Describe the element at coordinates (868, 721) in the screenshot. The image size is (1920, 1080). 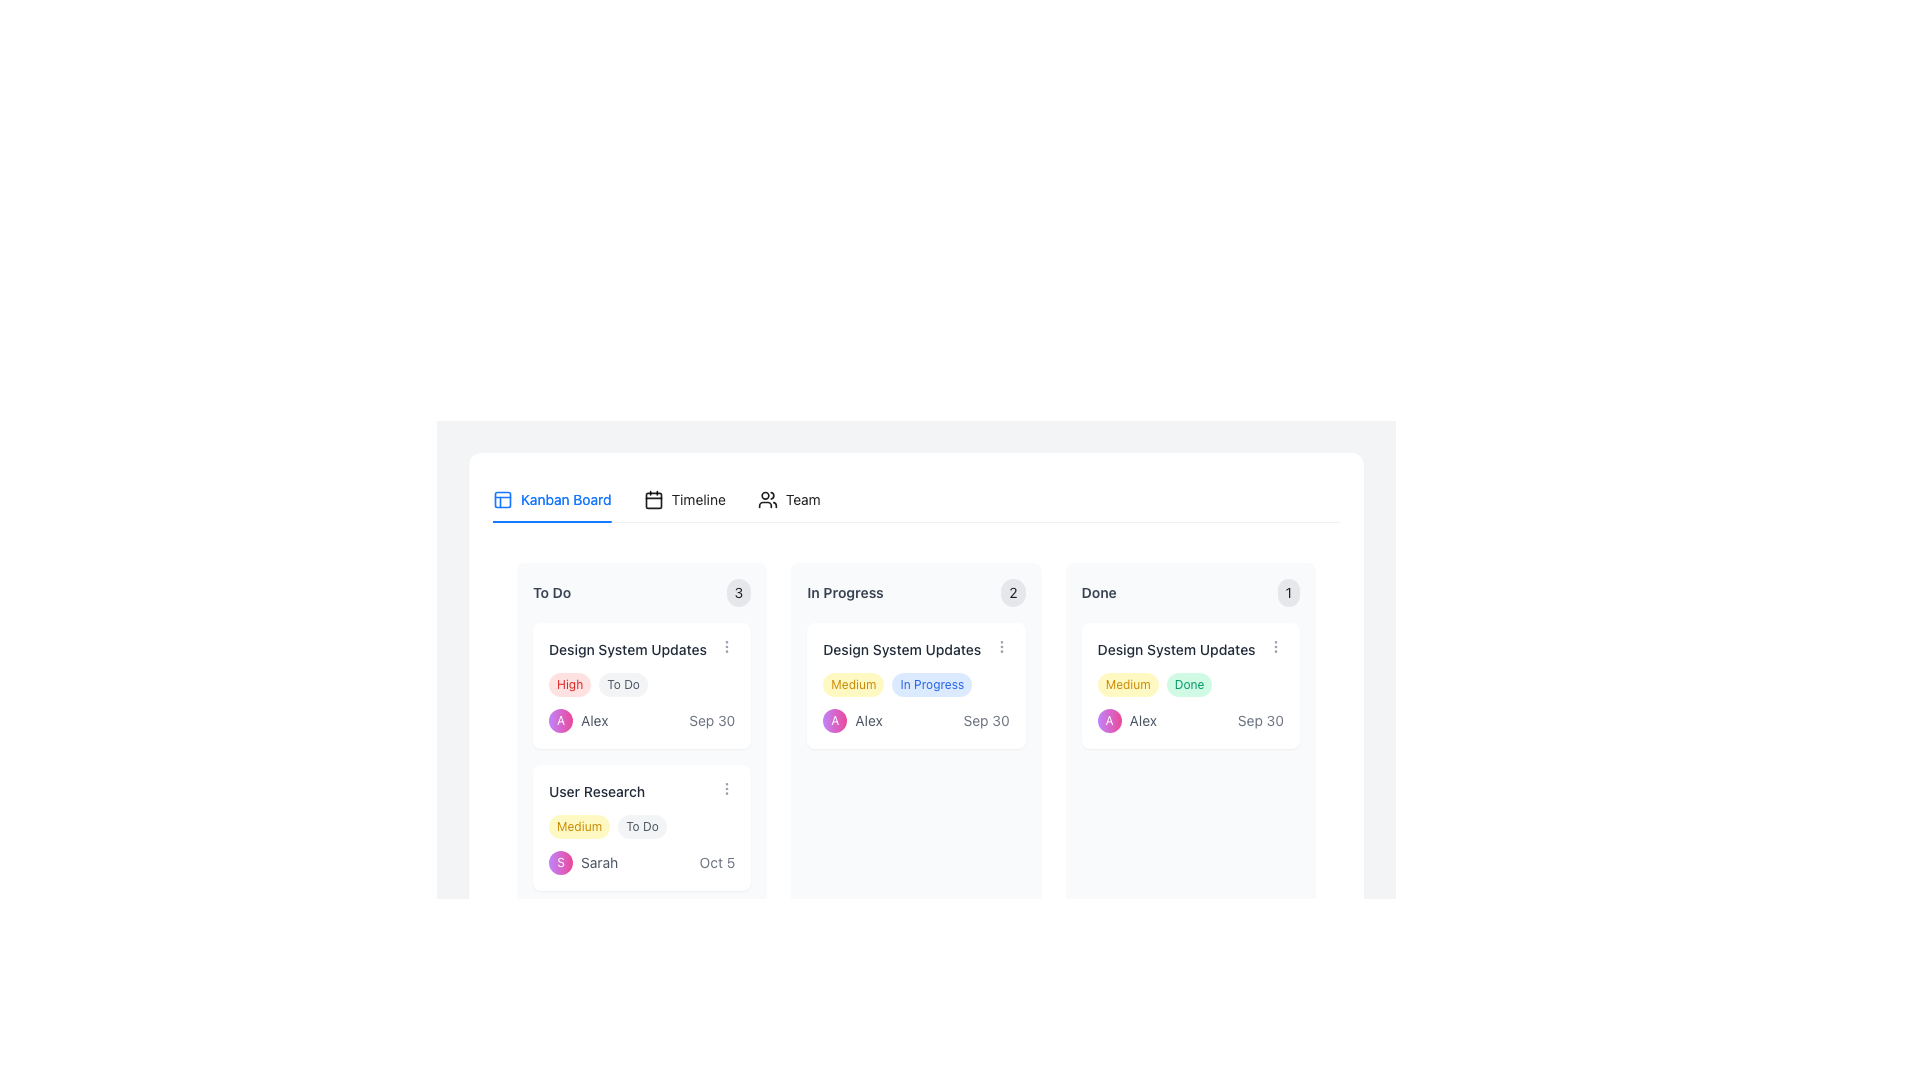
I see `the Text Label representing the user or assignee's name` at that location.